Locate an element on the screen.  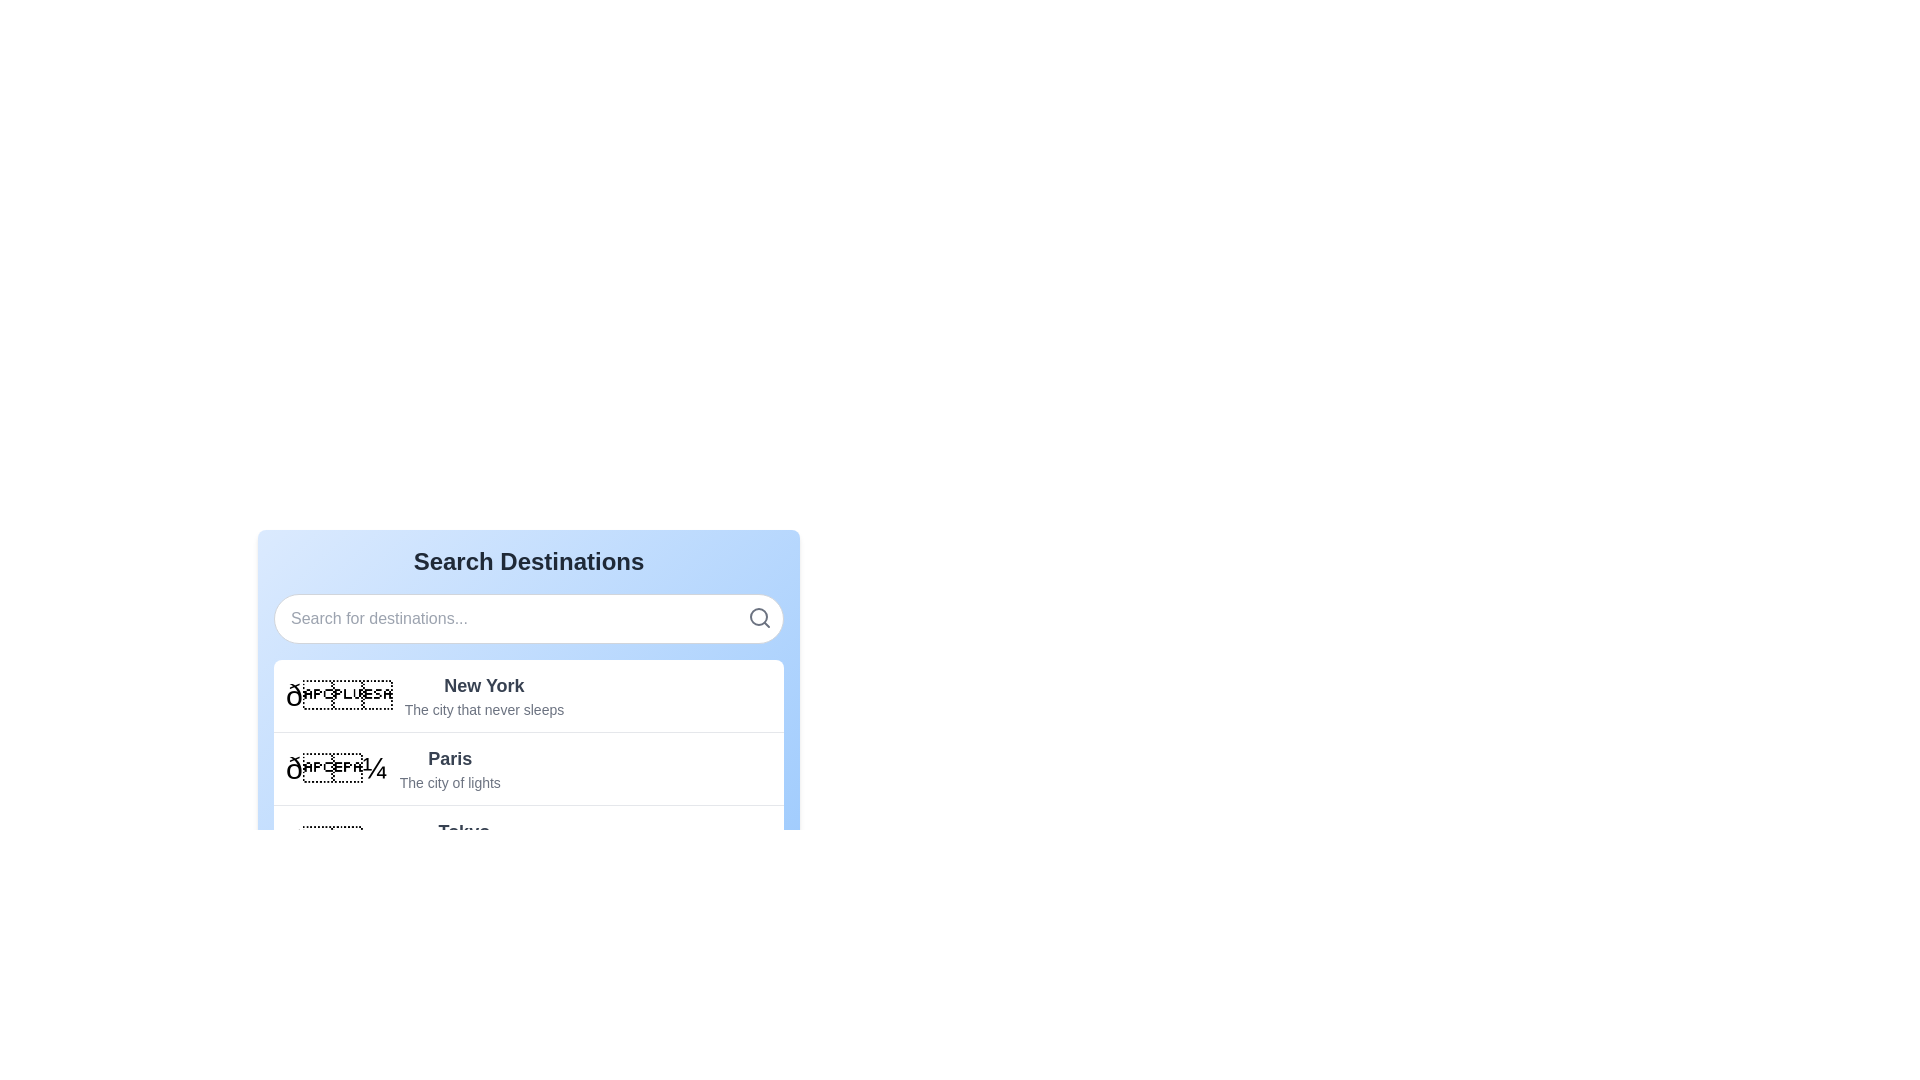
the large, distinctive emoji character that precedes the text 'Paris - The city of lights' in the list item is located at coordinates (336, 767).